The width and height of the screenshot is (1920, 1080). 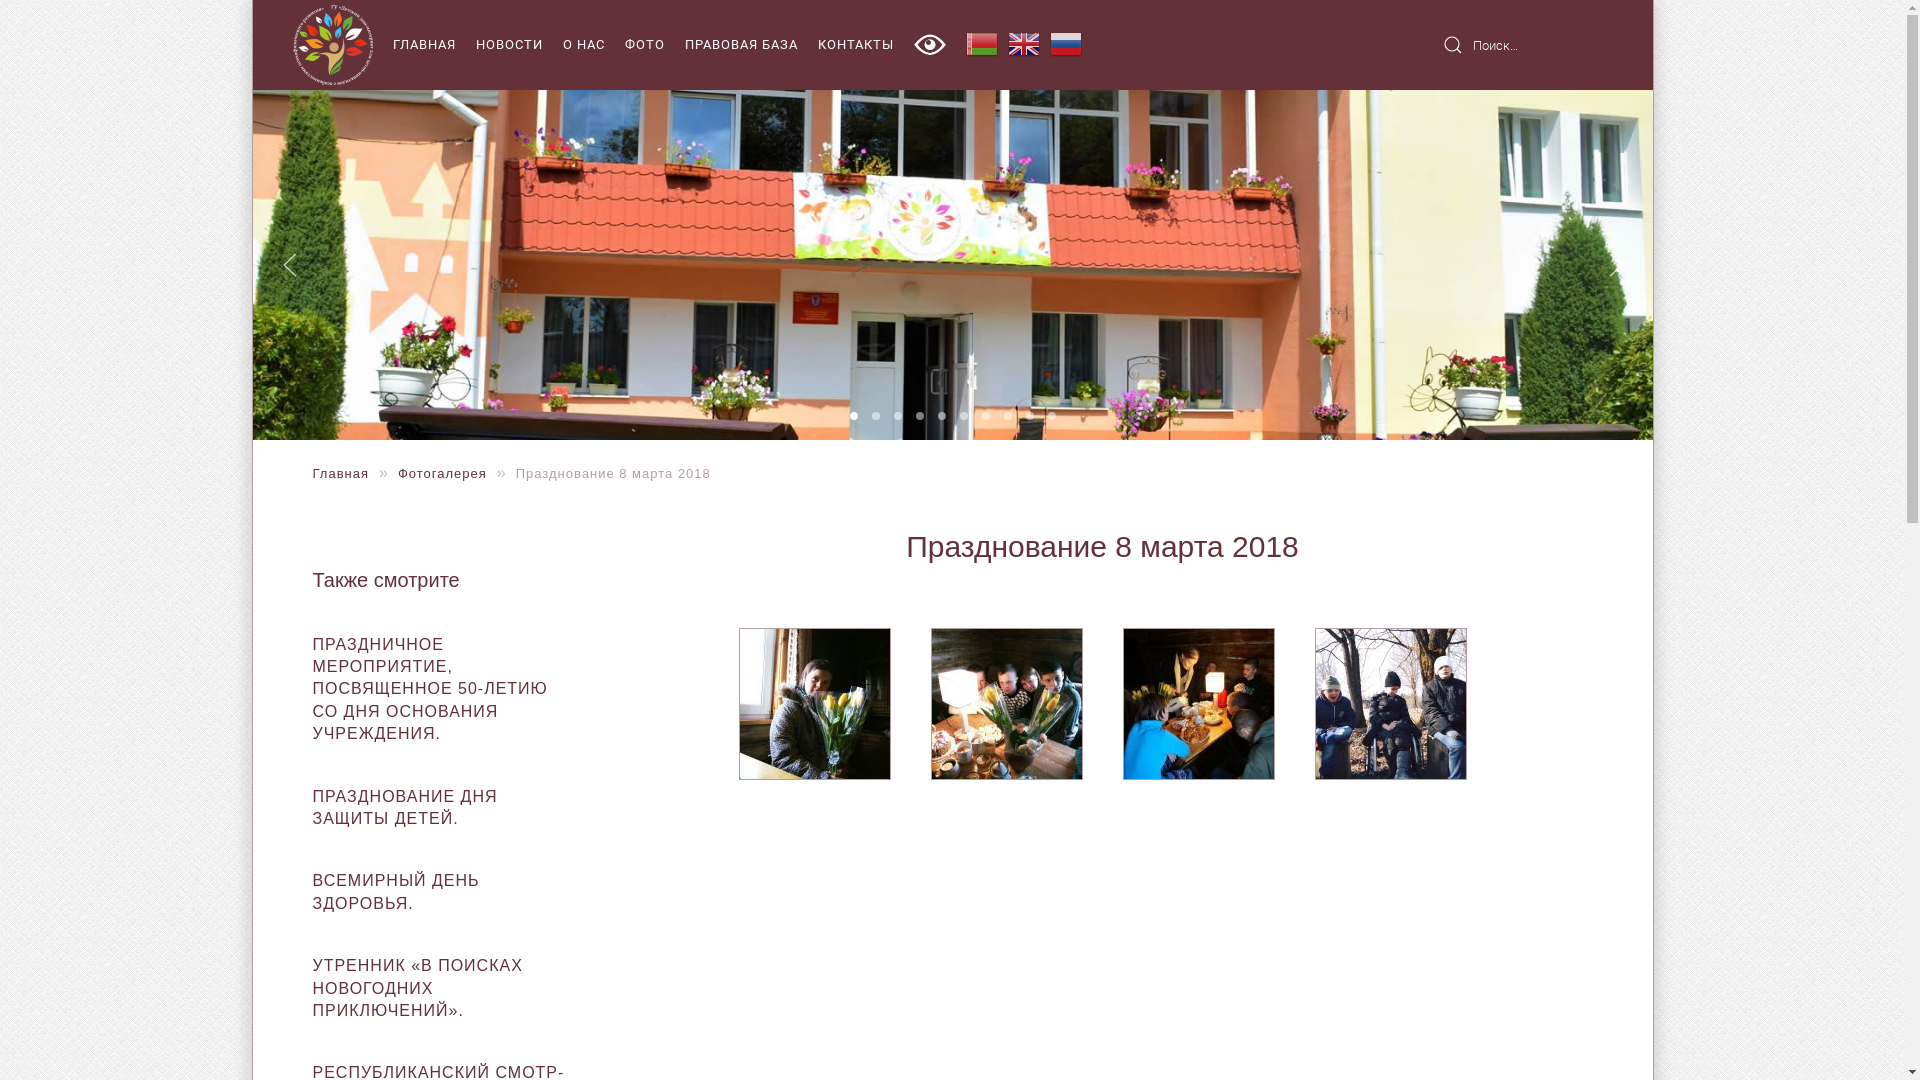 What do you see at coordinates (1023, 55) in the screenshot?
I see `'English'` at bounding box center [1023, 55].